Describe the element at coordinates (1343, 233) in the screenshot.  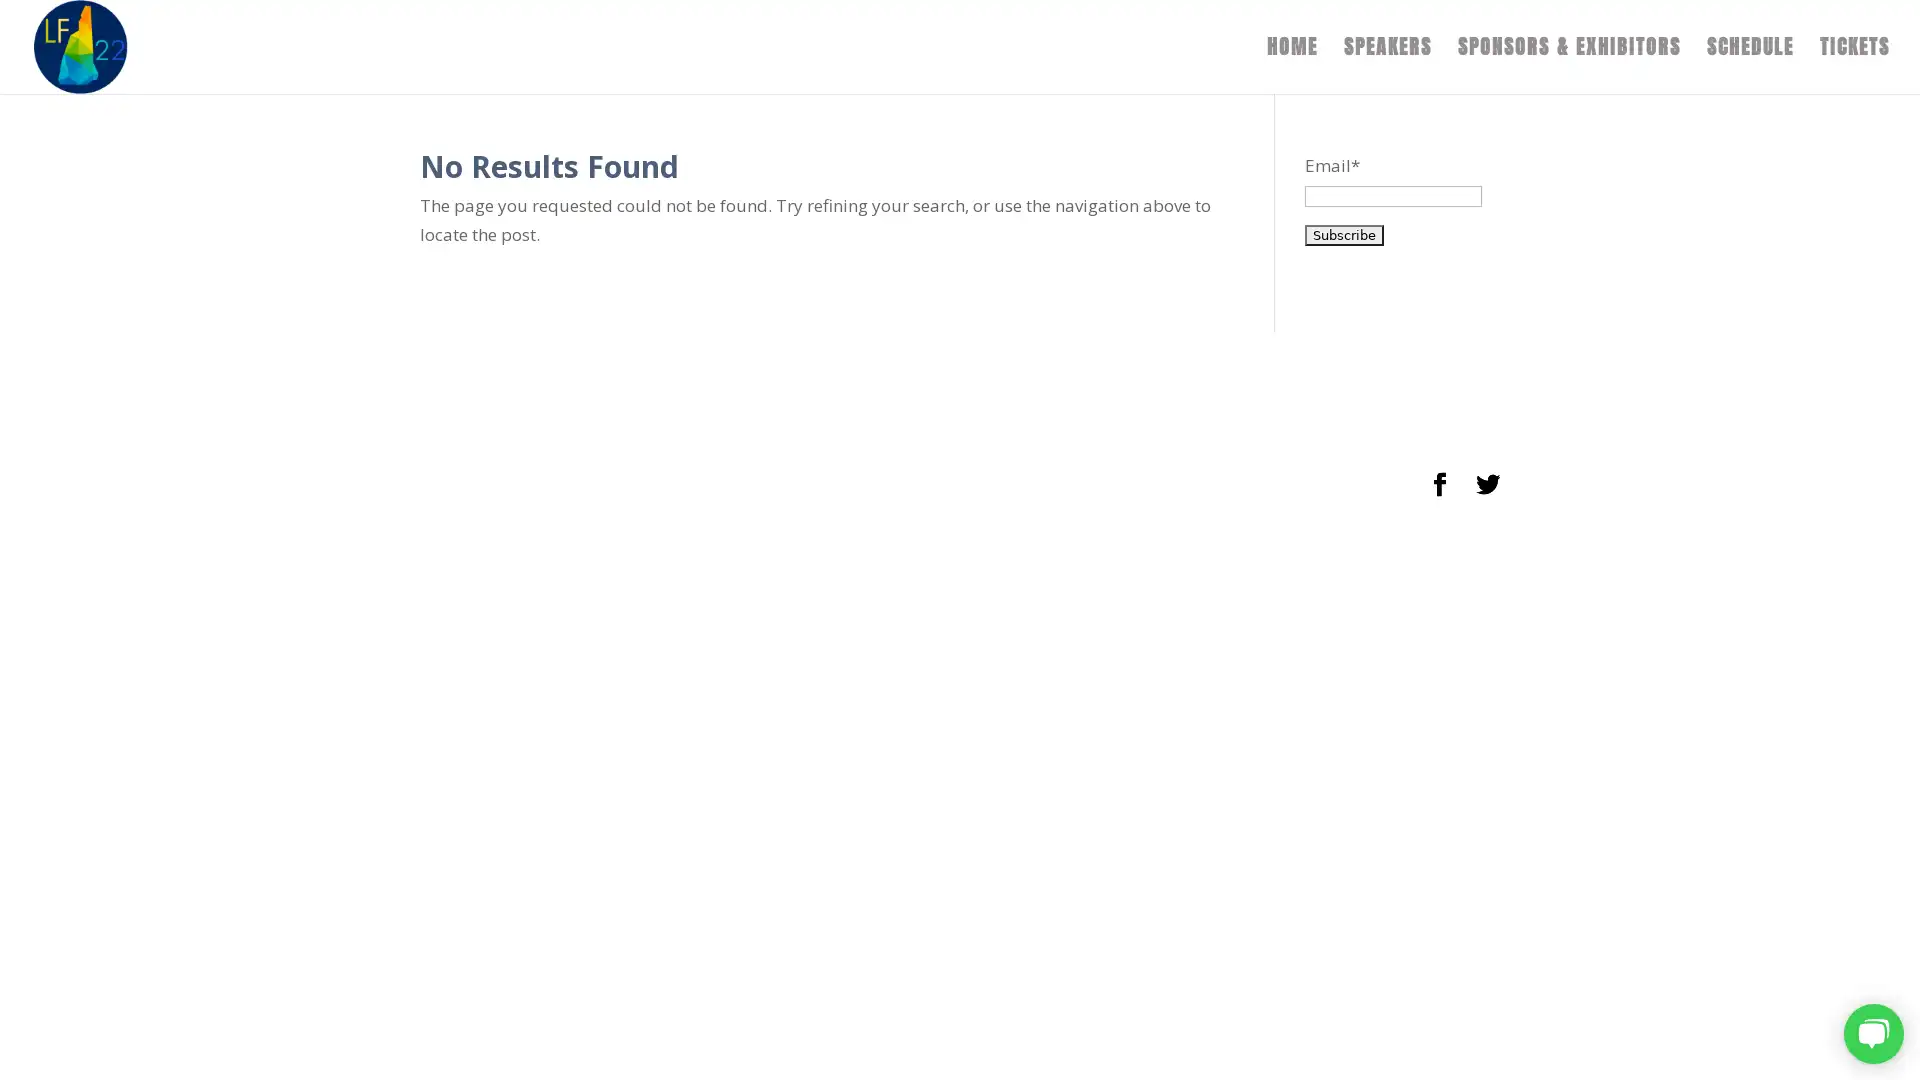
I see `Subscribe` at that location.